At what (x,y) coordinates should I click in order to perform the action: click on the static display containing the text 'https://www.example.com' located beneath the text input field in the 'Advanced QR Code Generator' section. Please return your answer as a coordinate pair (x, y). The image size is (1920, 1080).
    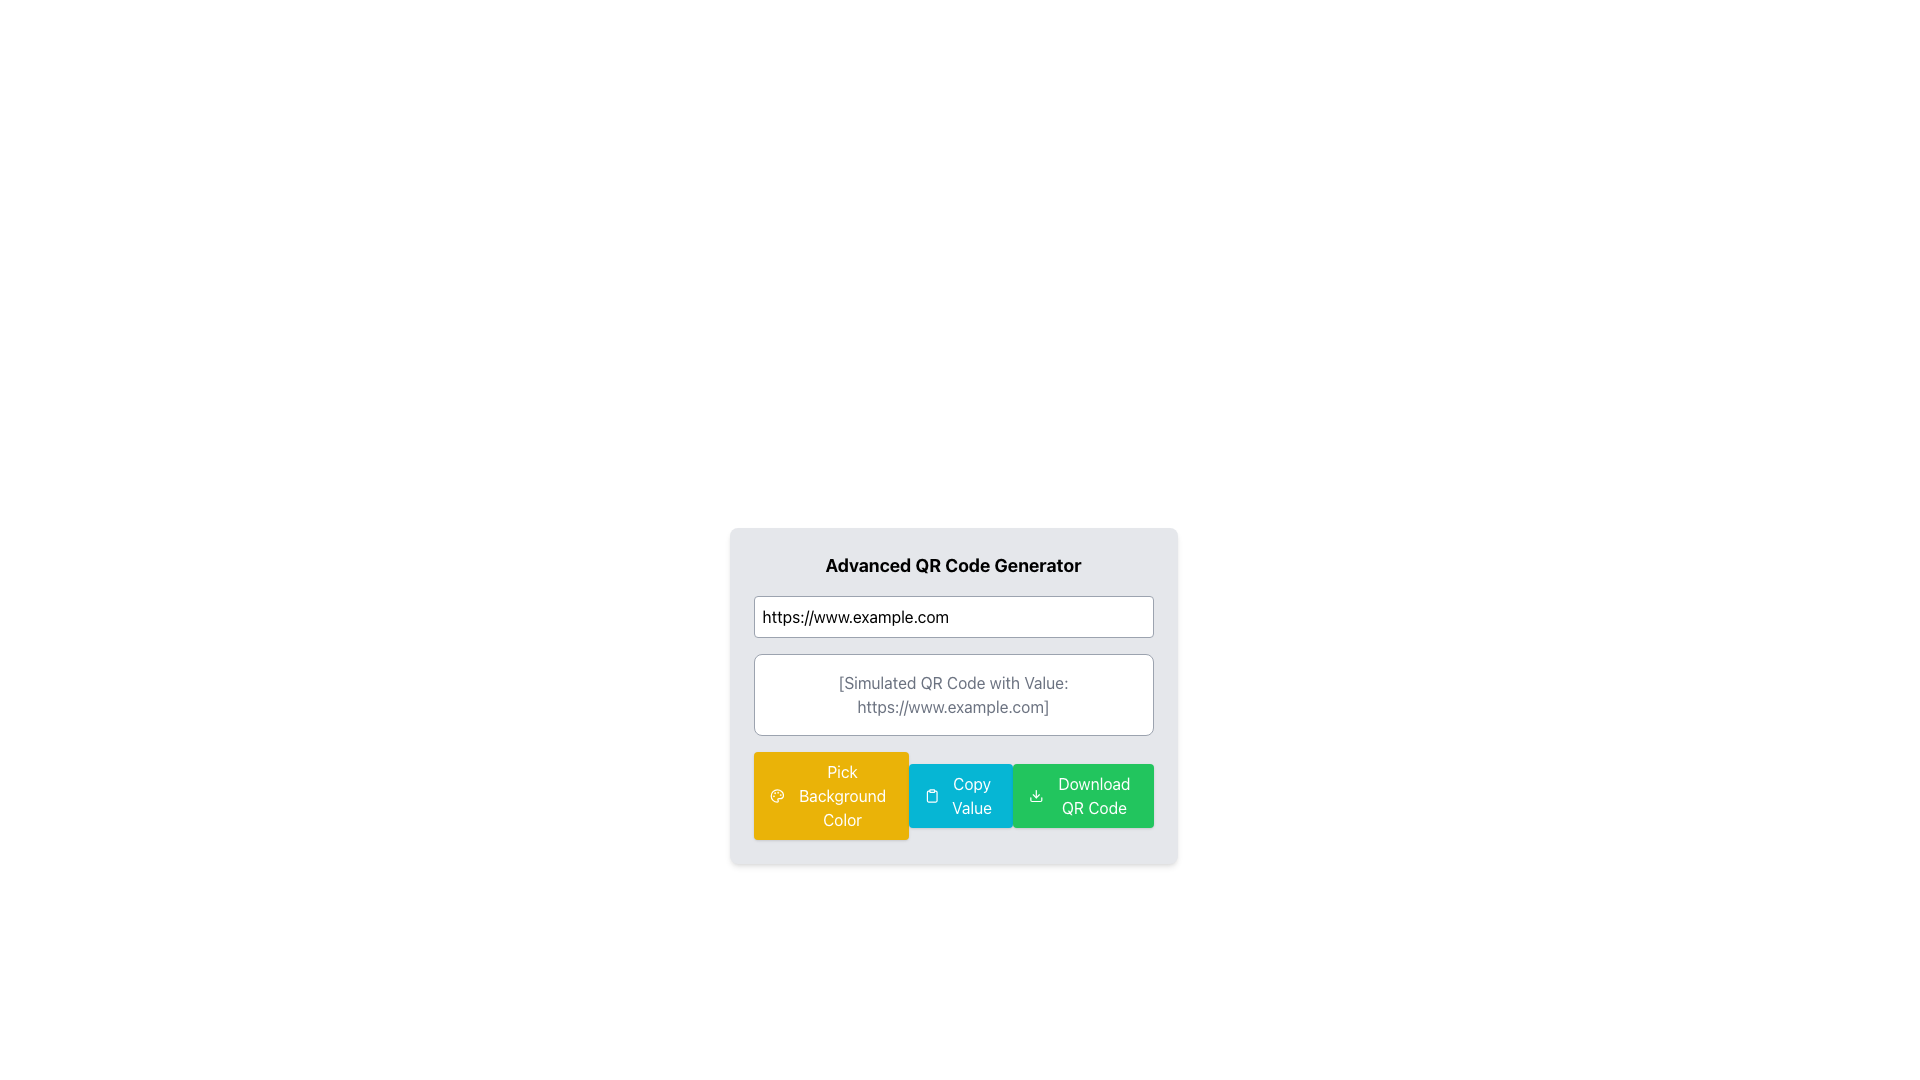
    Looking at the image, I should click on (952, 693).